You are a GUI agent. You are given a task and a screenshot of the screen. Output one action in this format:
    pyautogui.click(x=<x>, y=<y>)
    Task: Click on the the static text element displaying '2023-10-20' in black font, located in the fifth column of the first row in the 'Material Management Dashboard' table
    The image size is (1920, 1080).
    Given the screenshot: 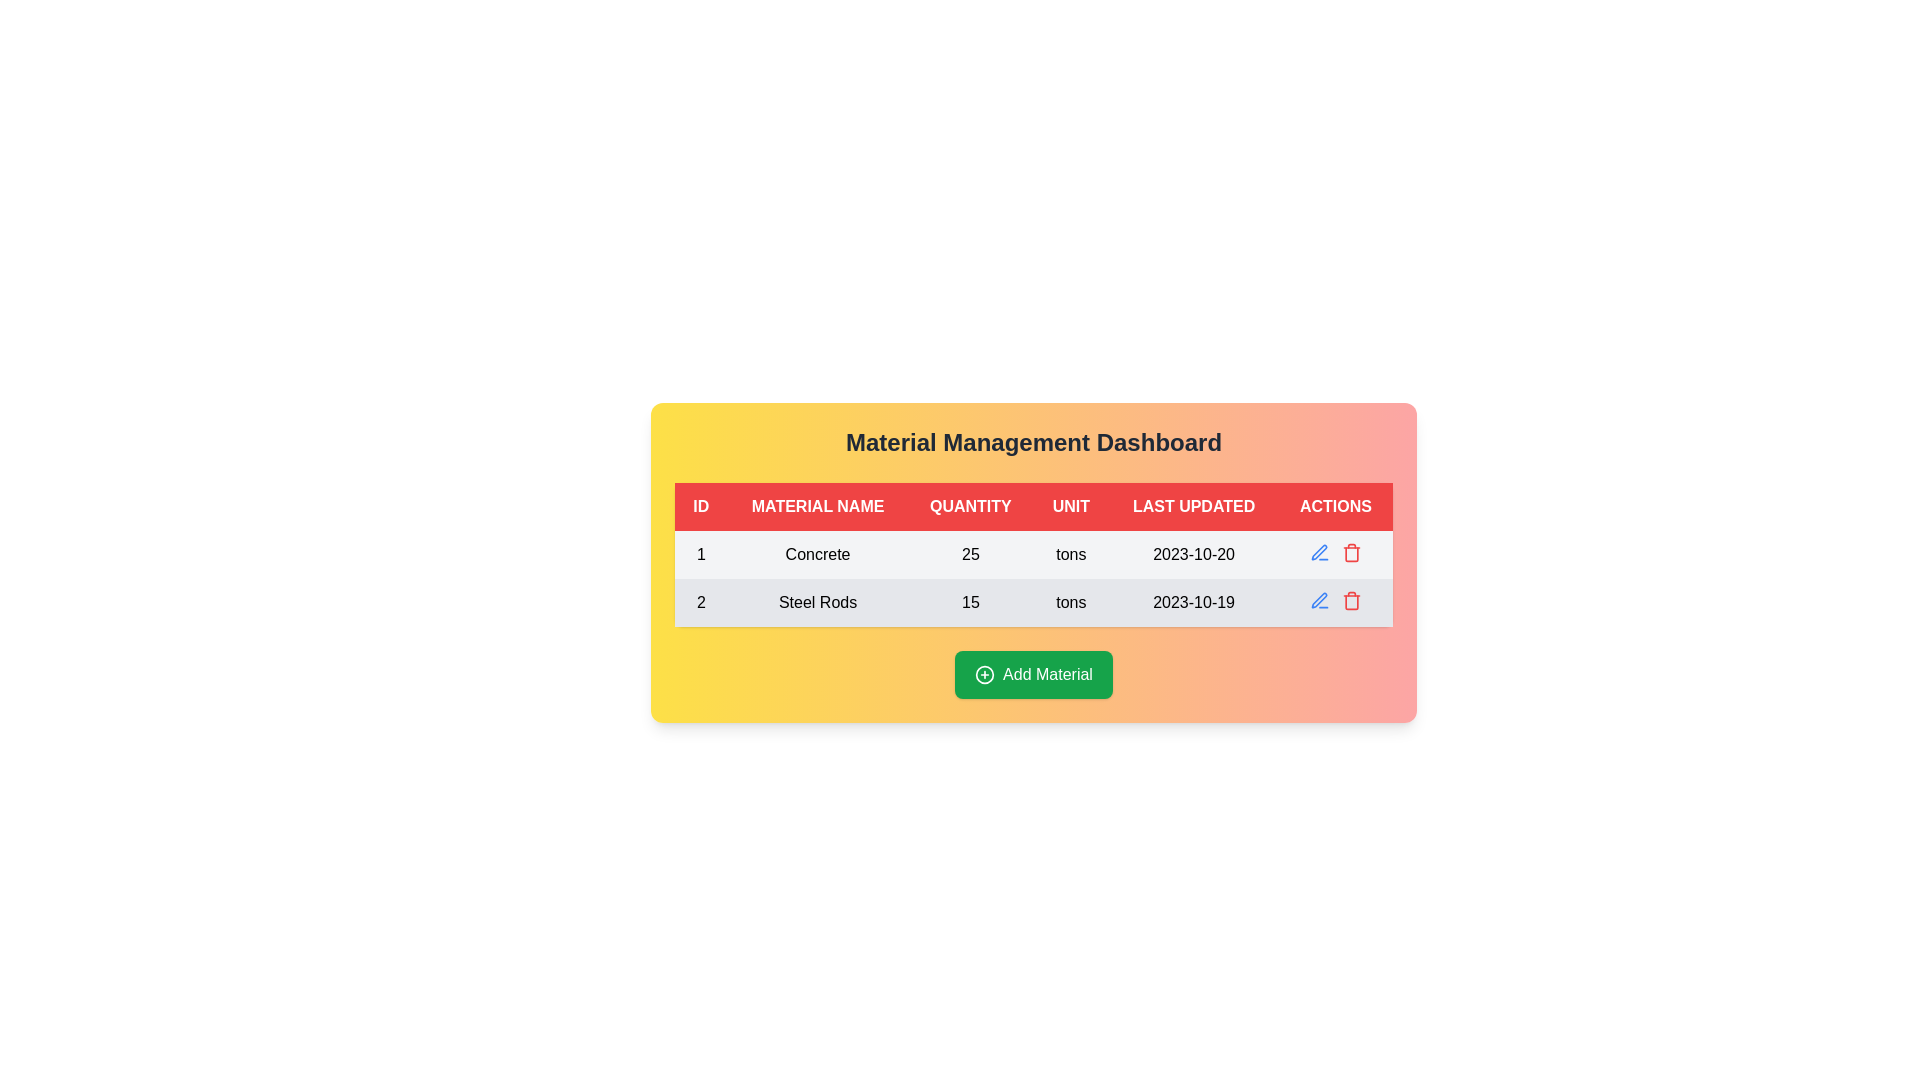 What is the action you would take?
    pyautogui.click(x=1194, y=555)
    